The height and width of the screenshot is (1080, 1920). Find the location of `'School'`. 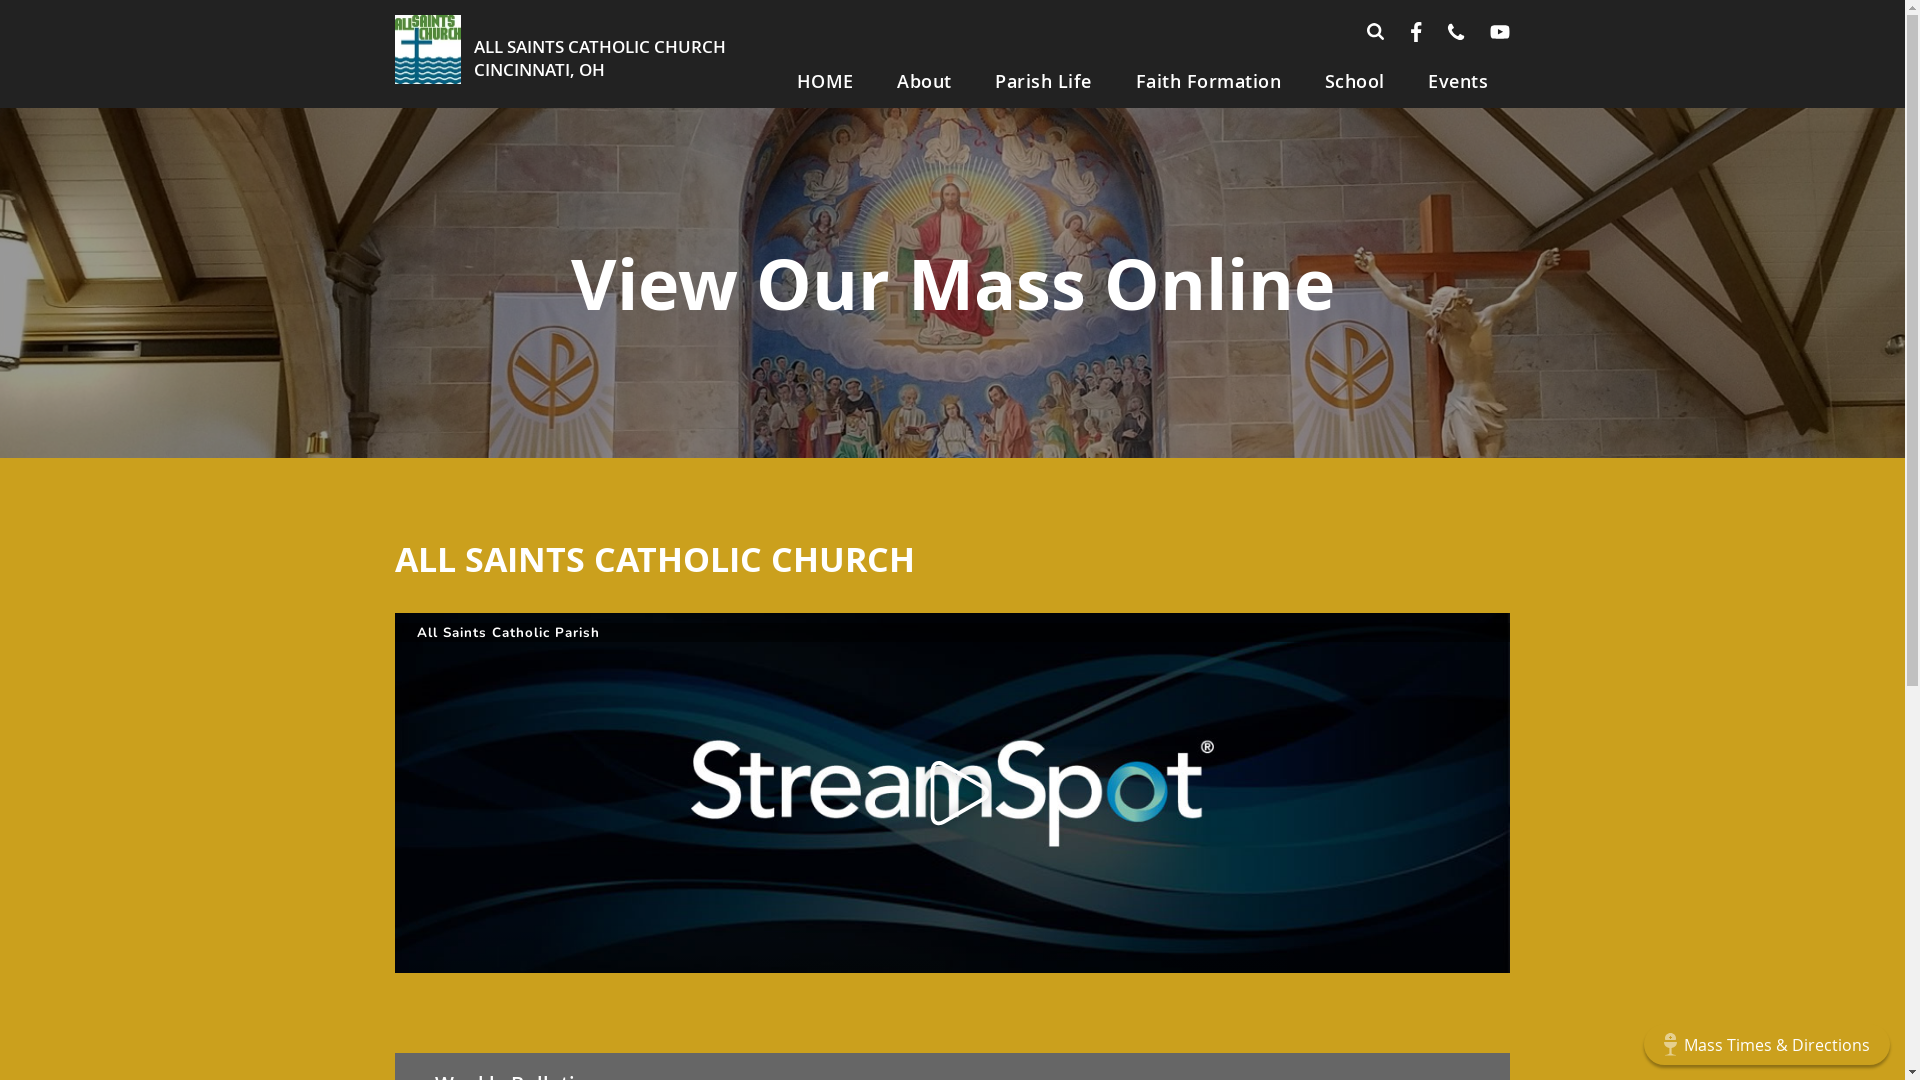

'School' is located at coordinates (1302, 80).